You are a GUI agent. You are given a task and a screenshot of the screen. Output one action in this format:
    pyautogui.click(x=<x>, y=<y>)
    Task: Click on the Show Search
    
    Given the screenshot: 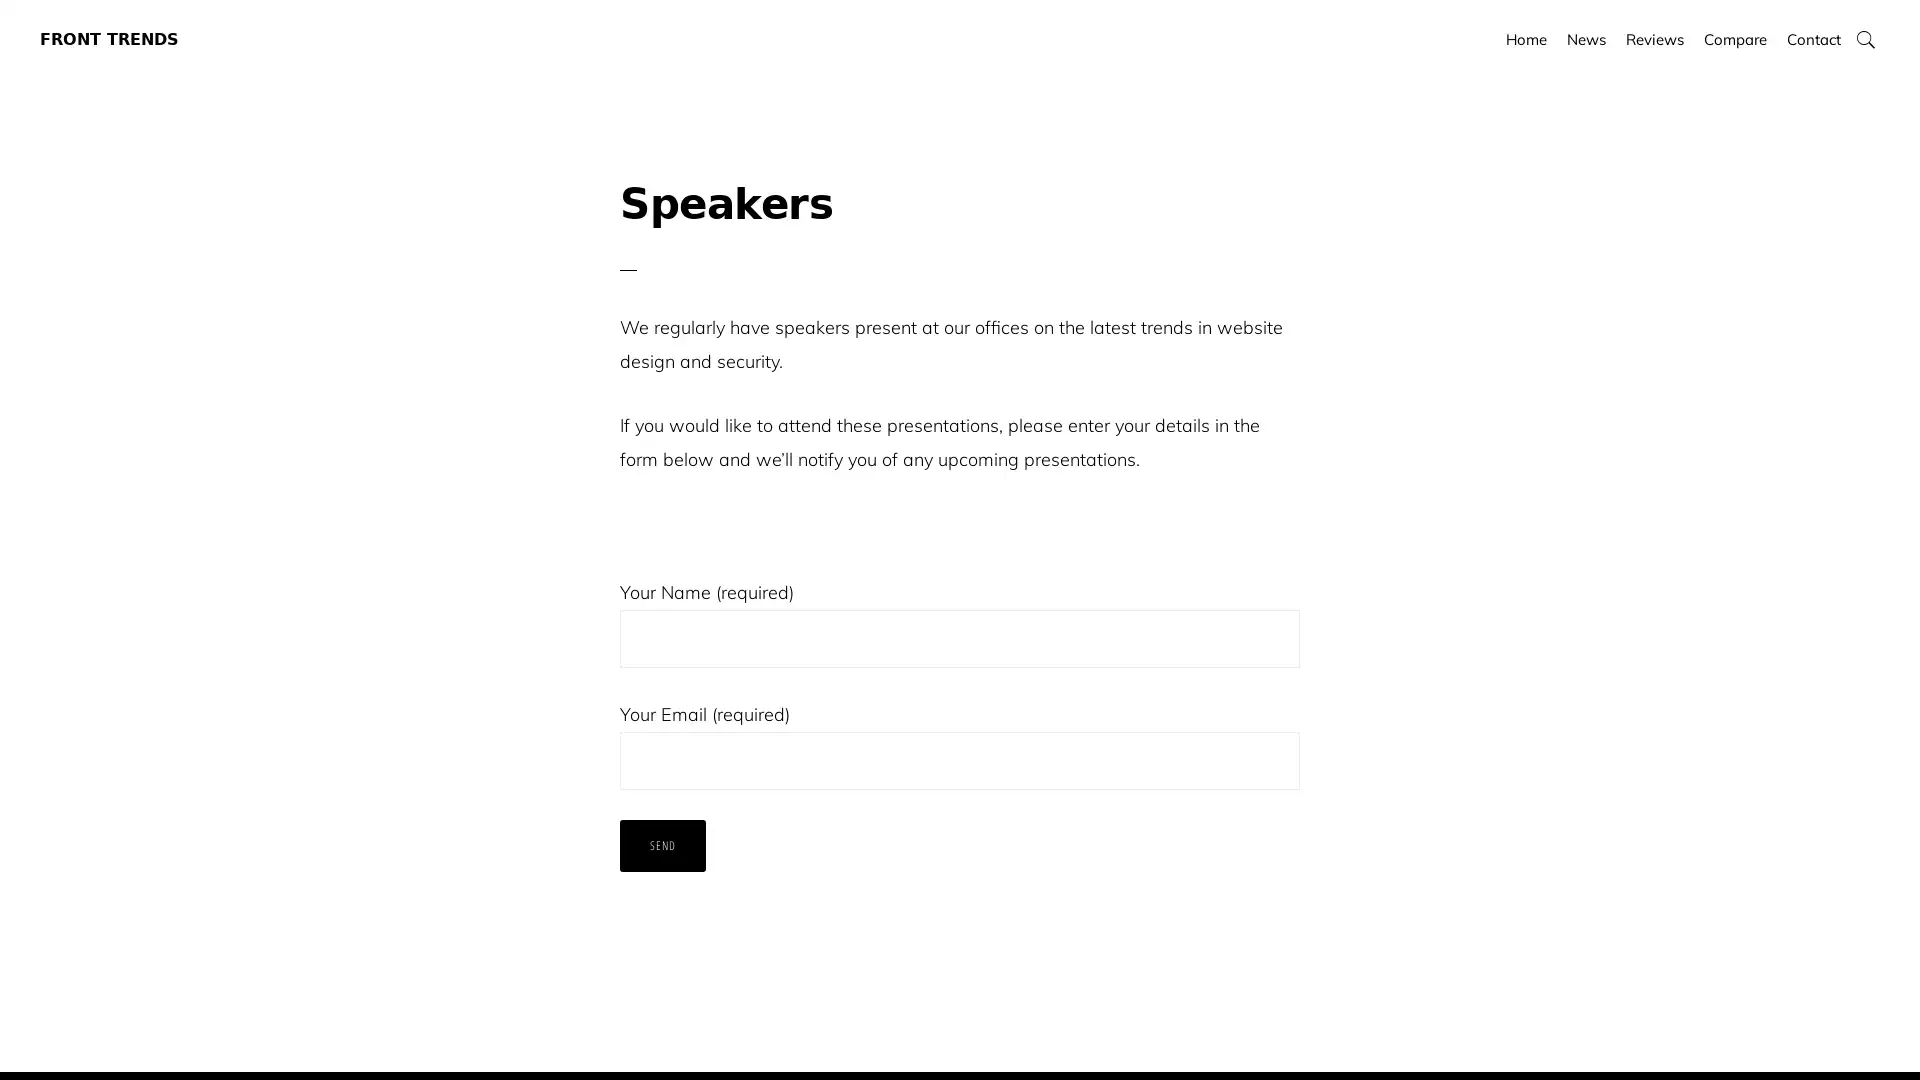 What is the action you would take?
    pyautogui.click(x=1864, y=39)
    